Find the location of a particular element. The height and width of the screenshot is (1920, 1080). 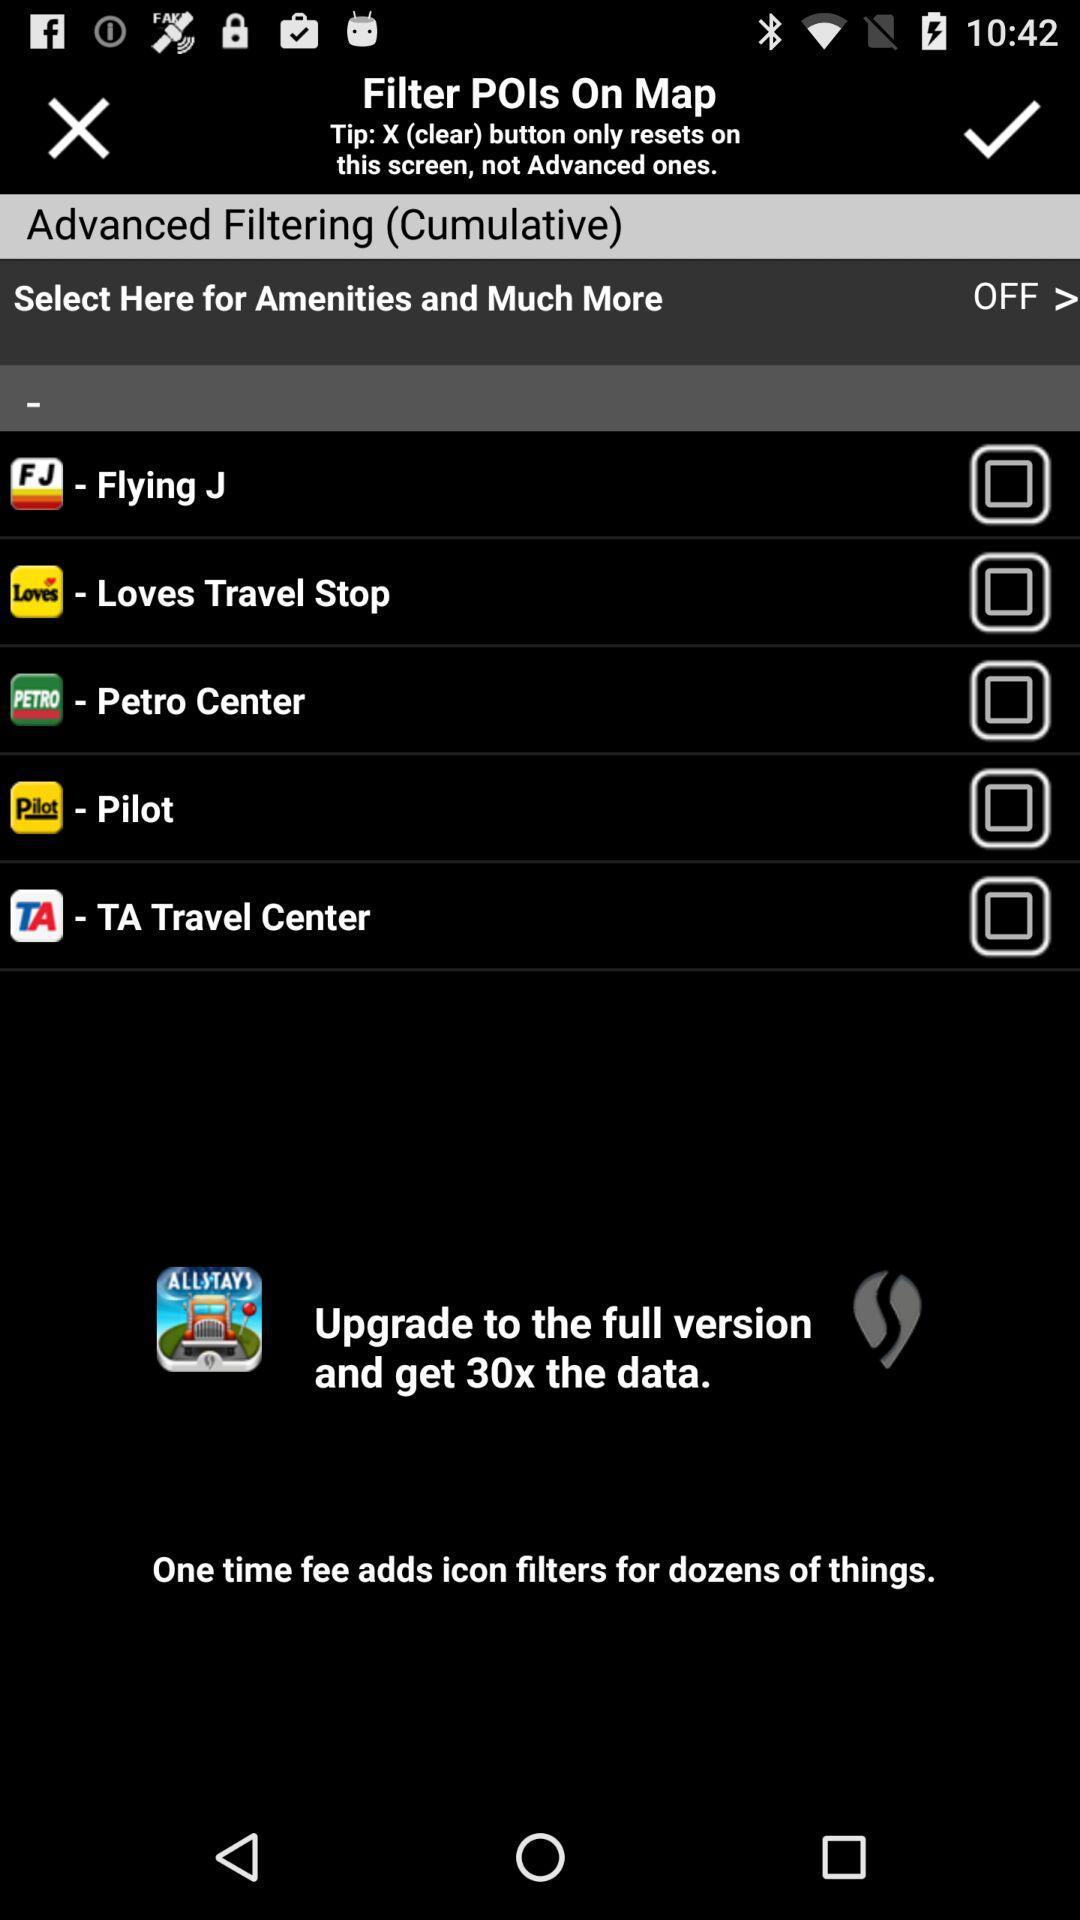

option is located at coordinates (1019, 807).